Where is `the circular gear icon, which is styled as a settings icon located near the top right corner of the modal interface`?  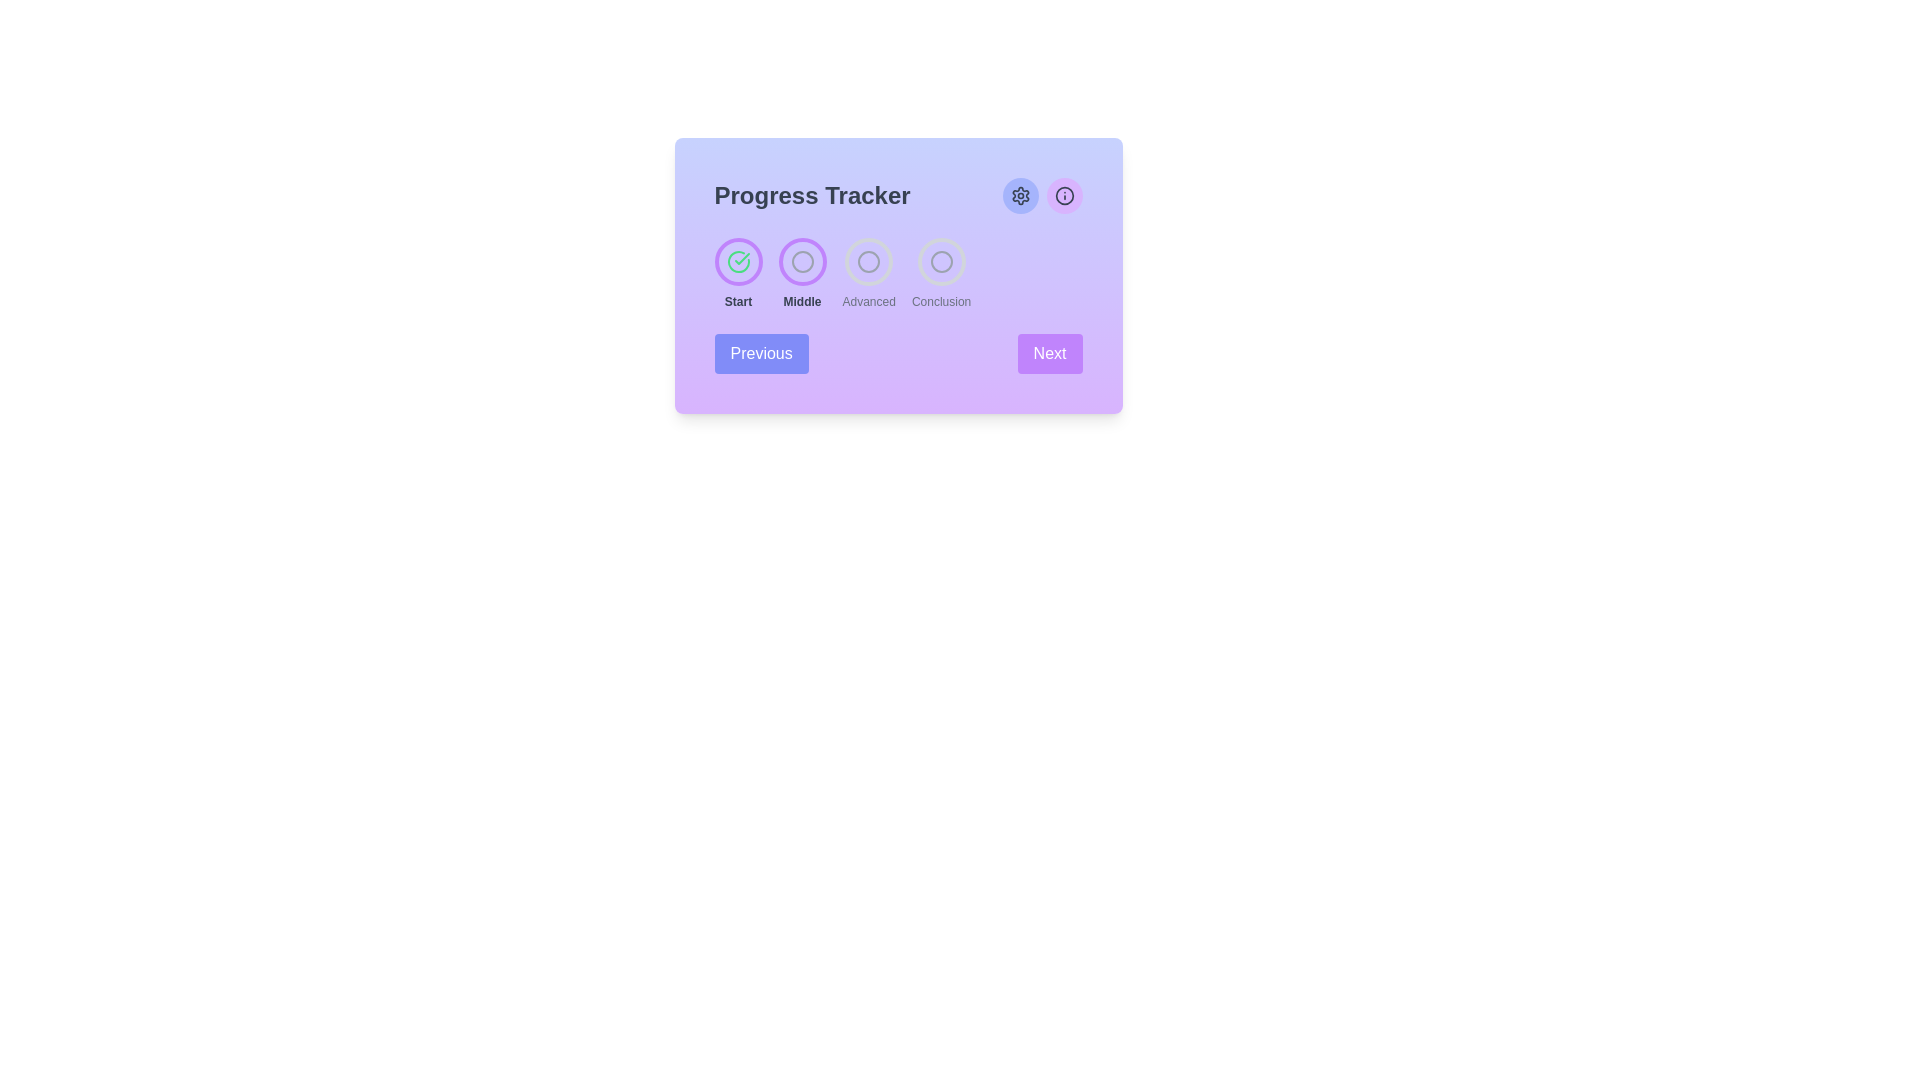 the circular gear icon, which is styled as a settings icon located near the top right corner of the modal interface is located at coordinates (1020, 196).